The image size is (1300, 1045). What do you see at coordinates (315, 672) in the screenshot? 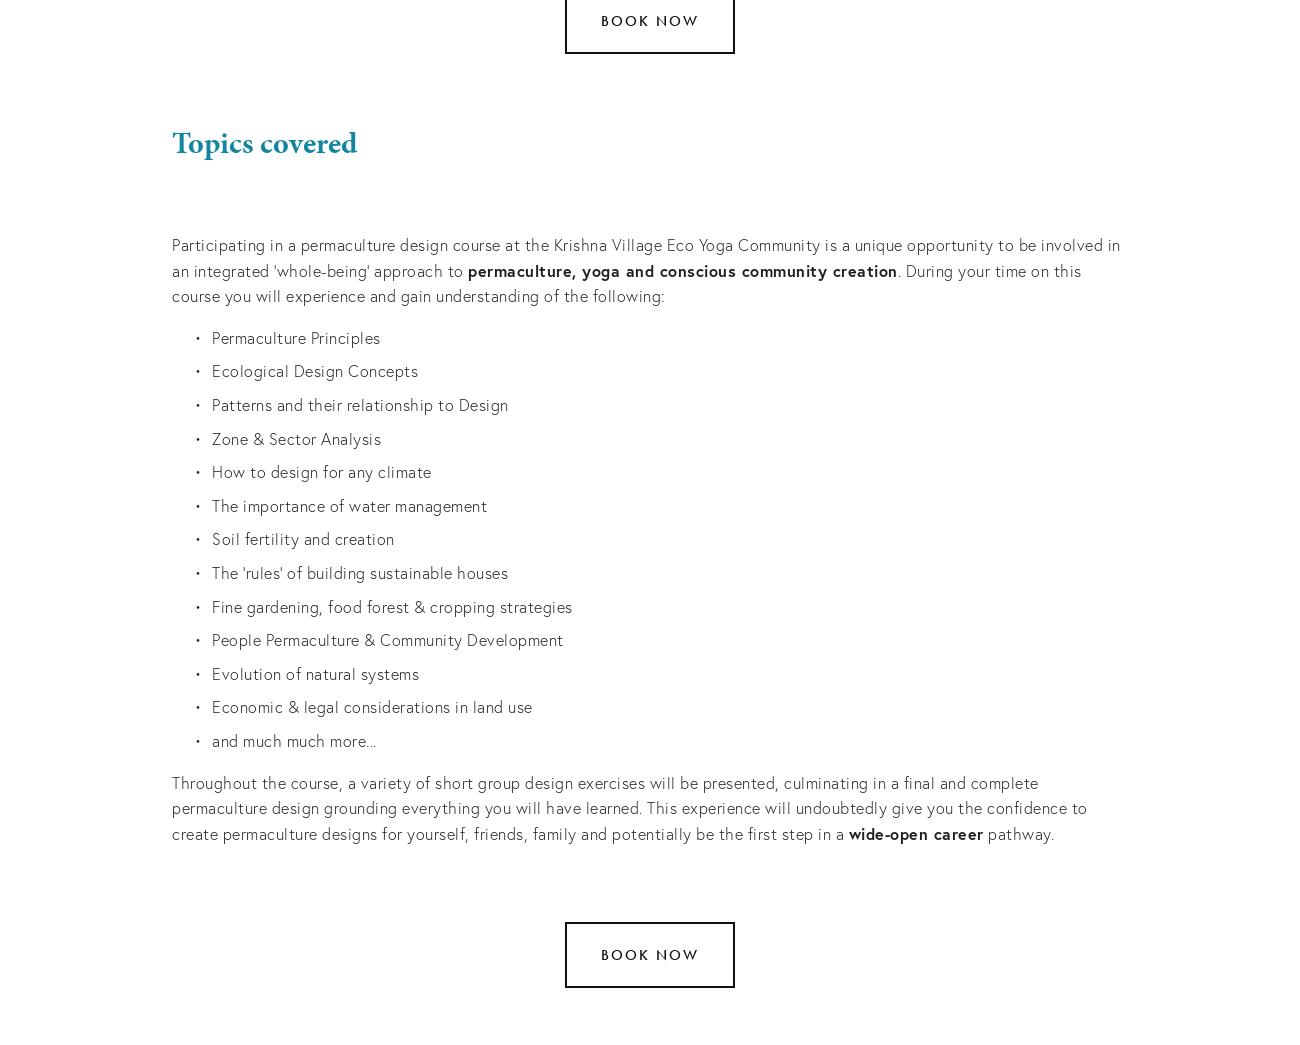
I see `'Evolution of natural systems'` at bounding box center [315, 672].